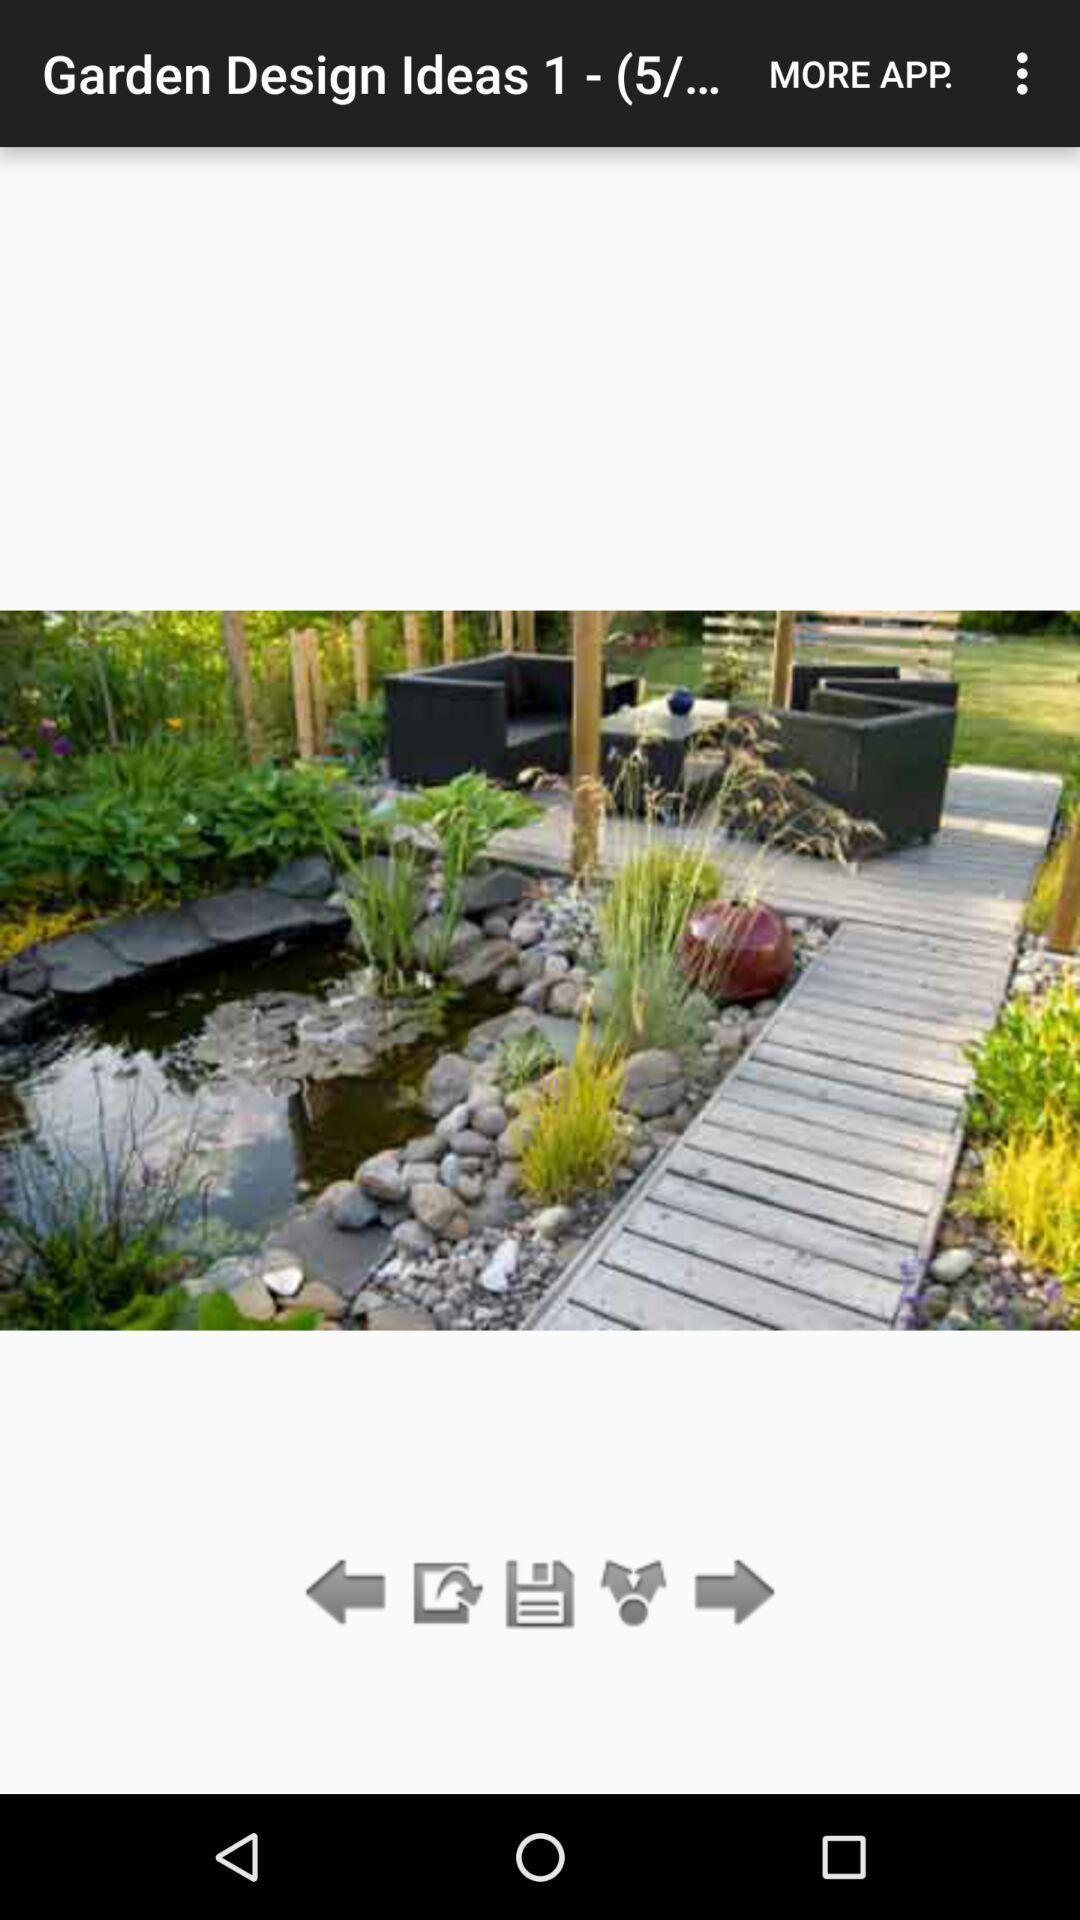  Describe the element at coordinates (444, 1593) in the screenshot. I see `share image` at that location.